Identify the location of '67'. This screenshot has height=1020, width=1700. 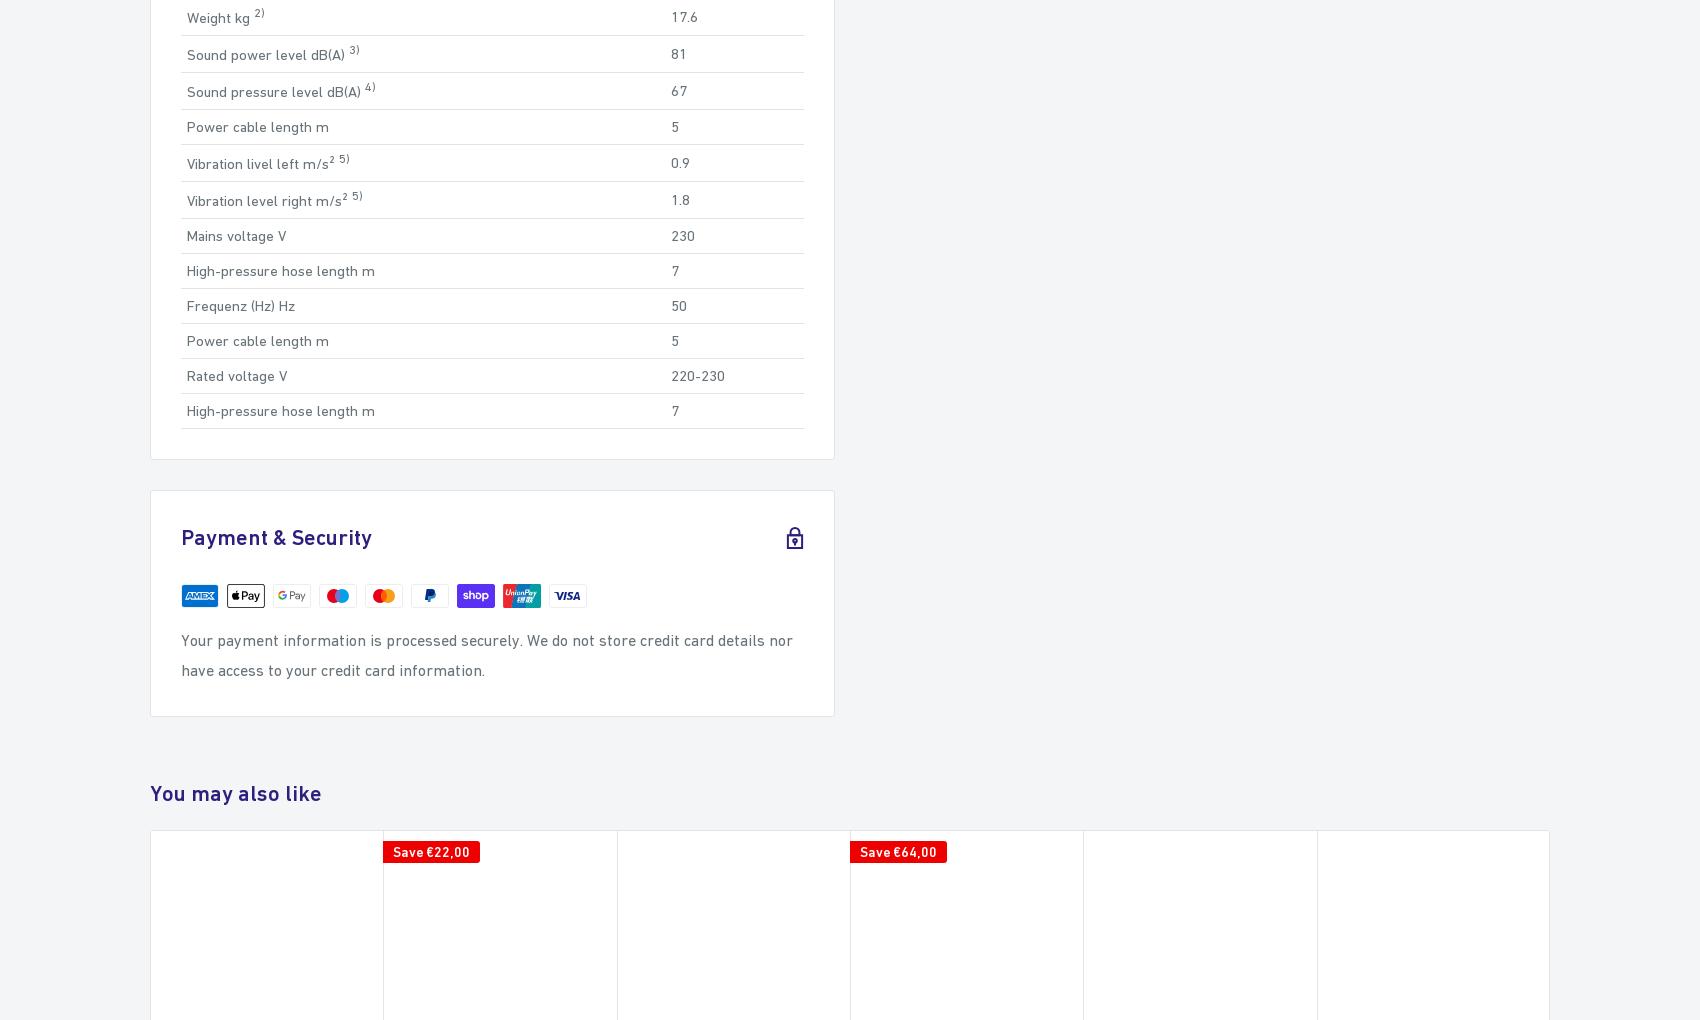
(677, 88).